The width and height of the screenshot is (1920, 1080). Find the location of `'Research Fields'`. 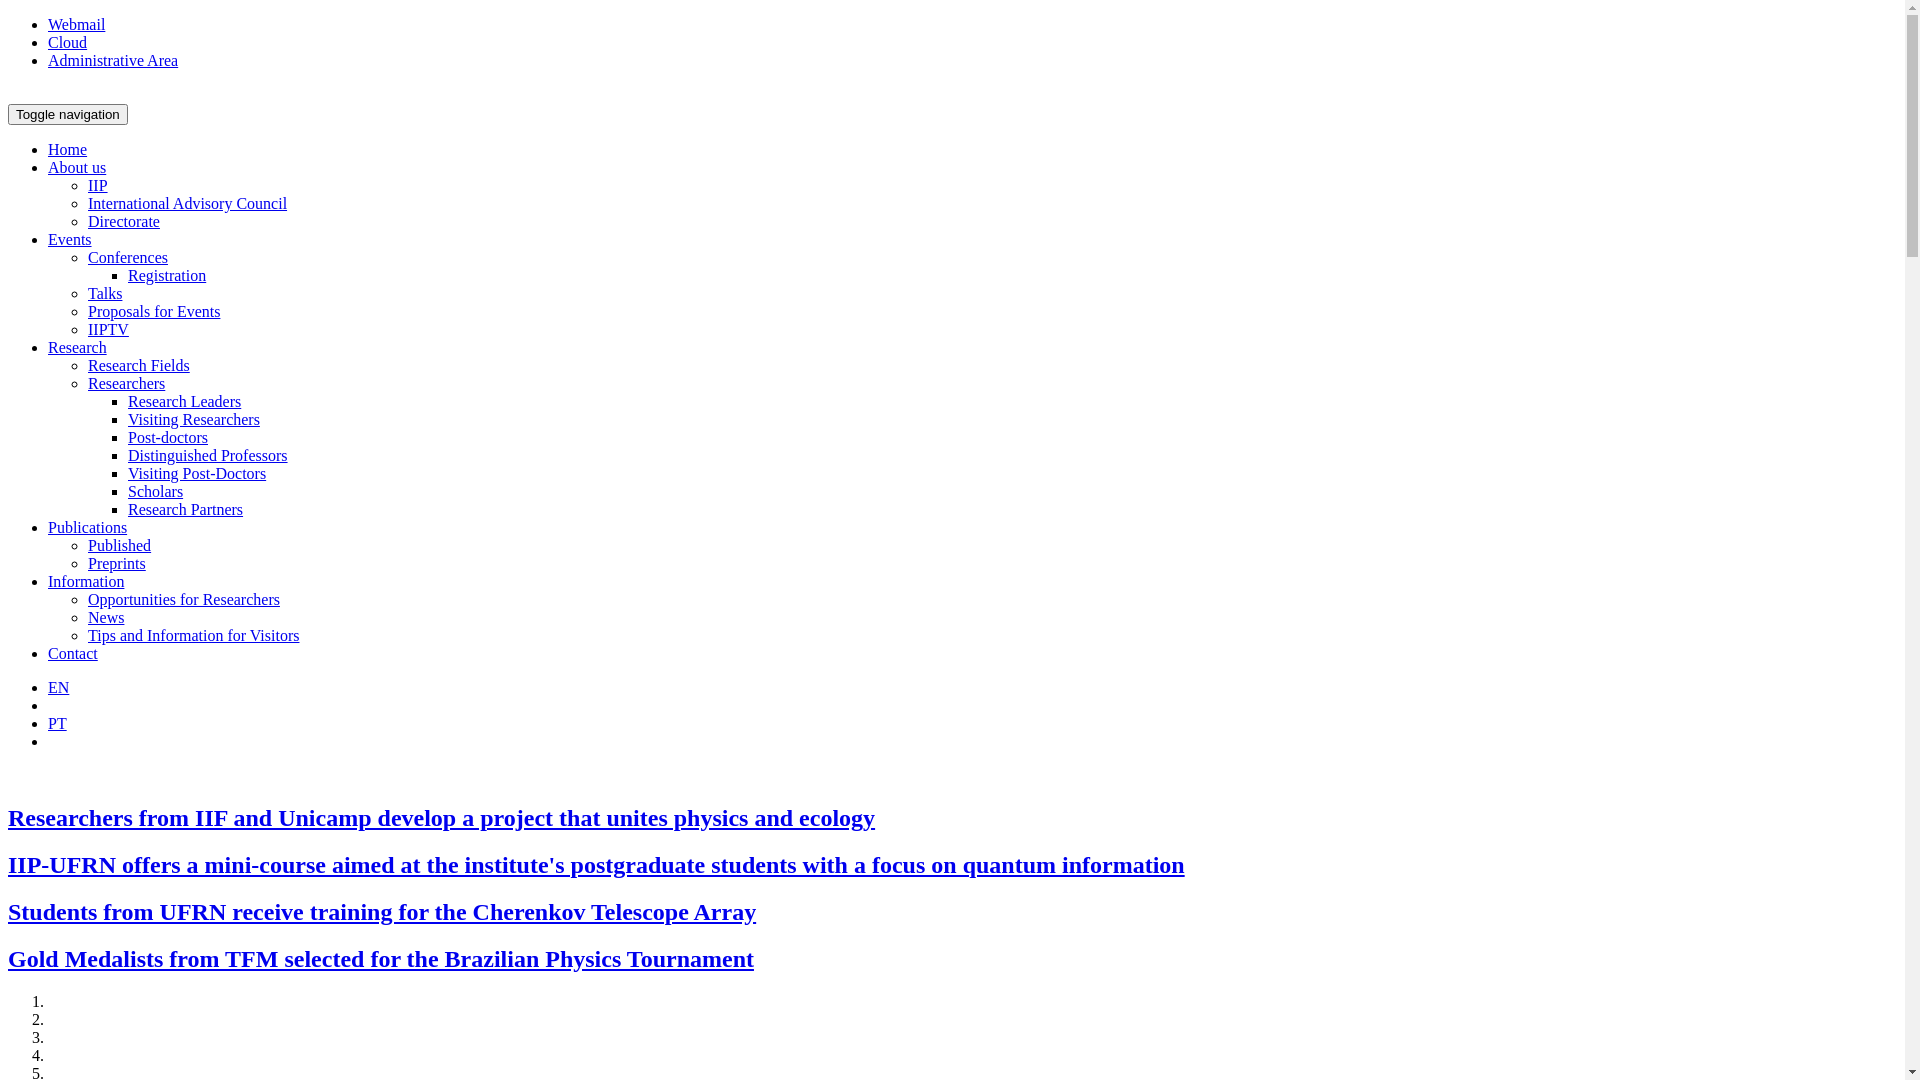

'Research Fields' is located at coordinates (138, 365).